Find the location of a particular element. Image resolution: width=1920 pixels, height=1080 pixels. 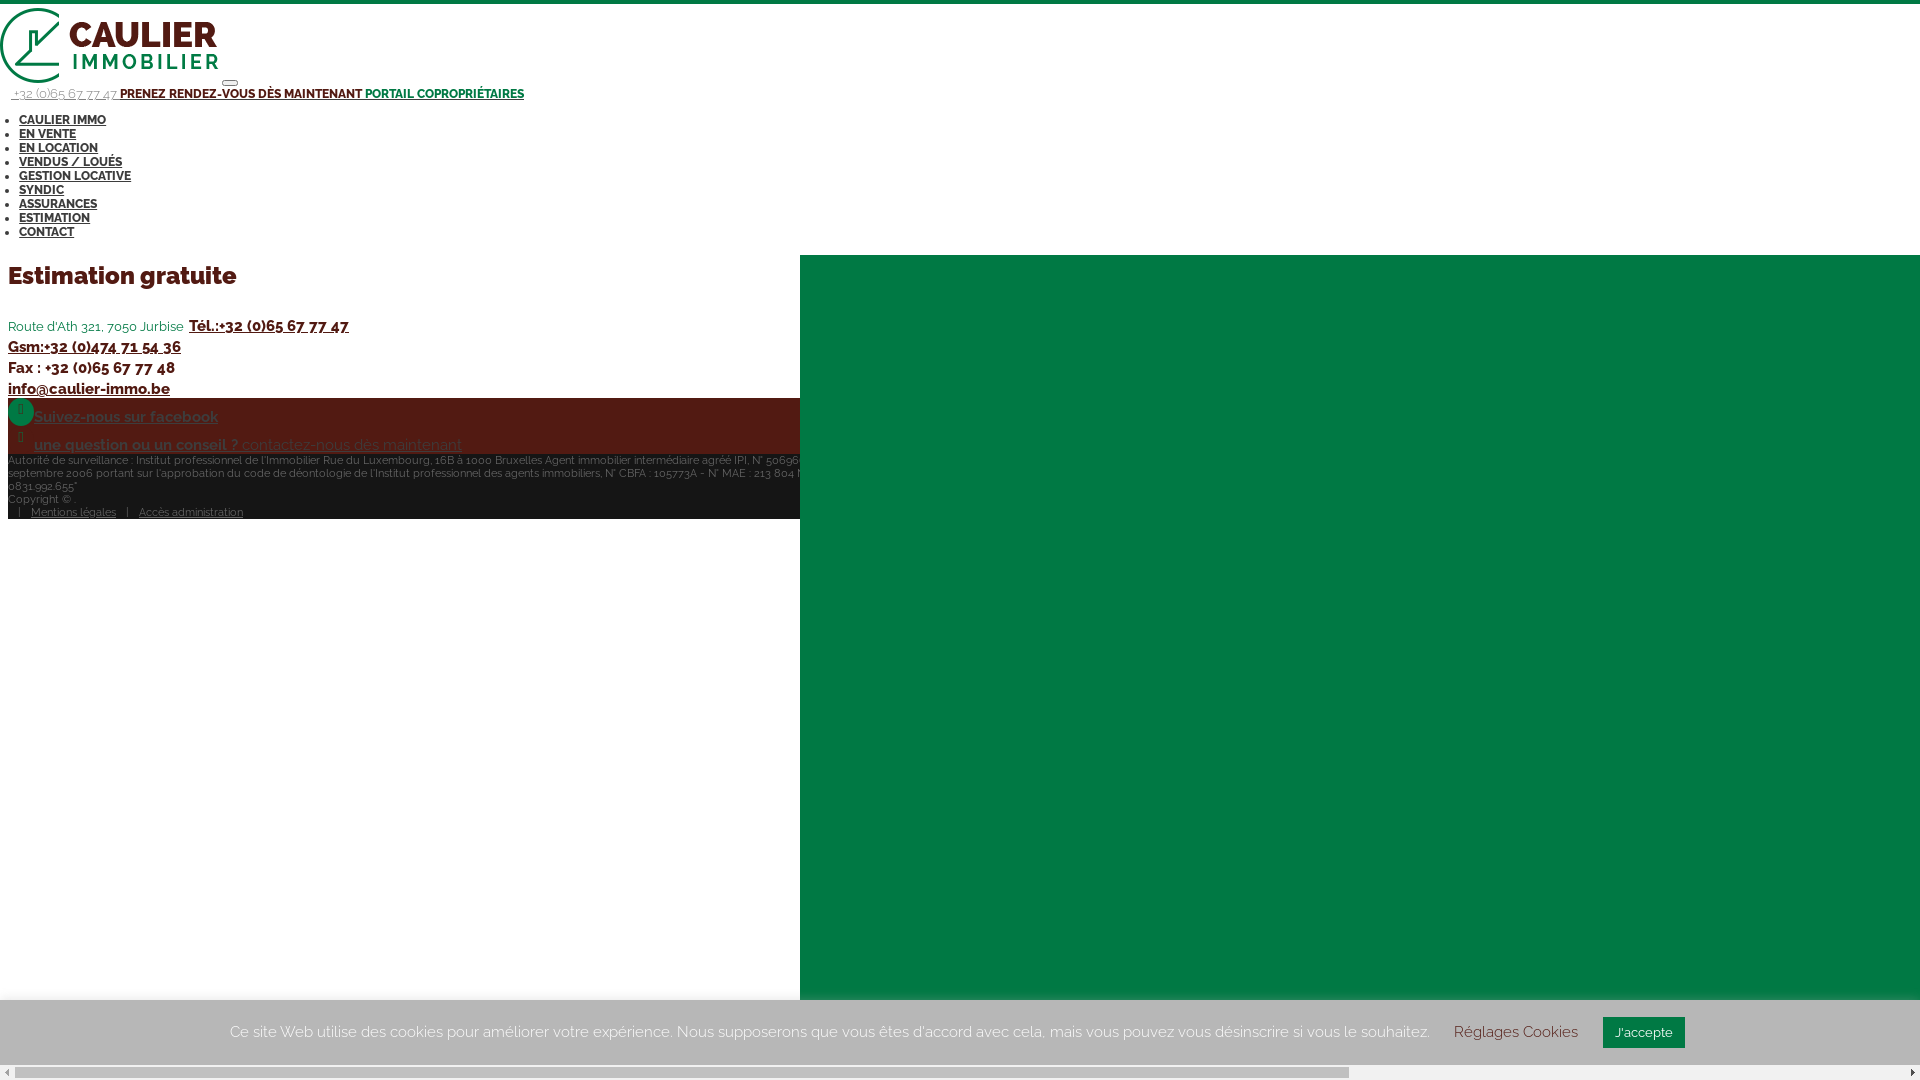

'EN VENTE' is located at coordinates (47, 134).